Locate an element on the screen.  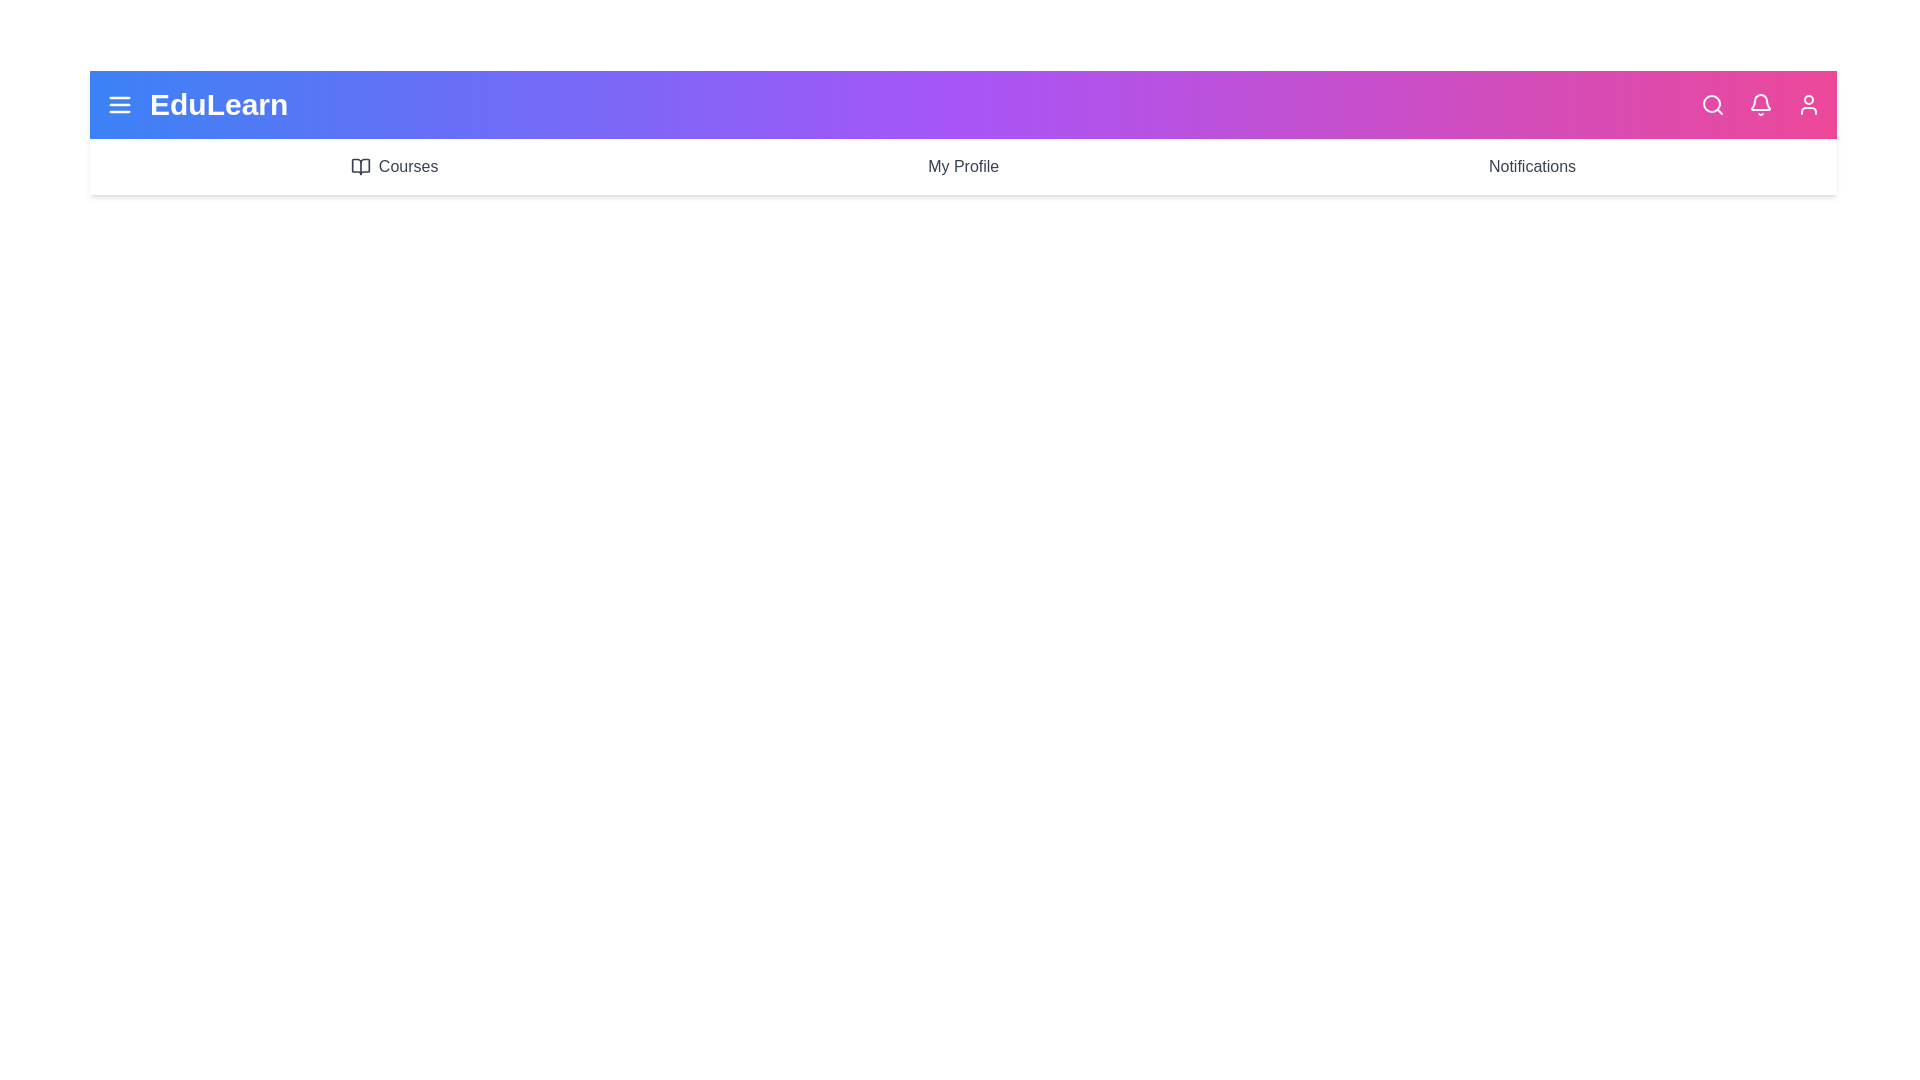
the user icon to access the user account details is located at coordinates (1809, 104).